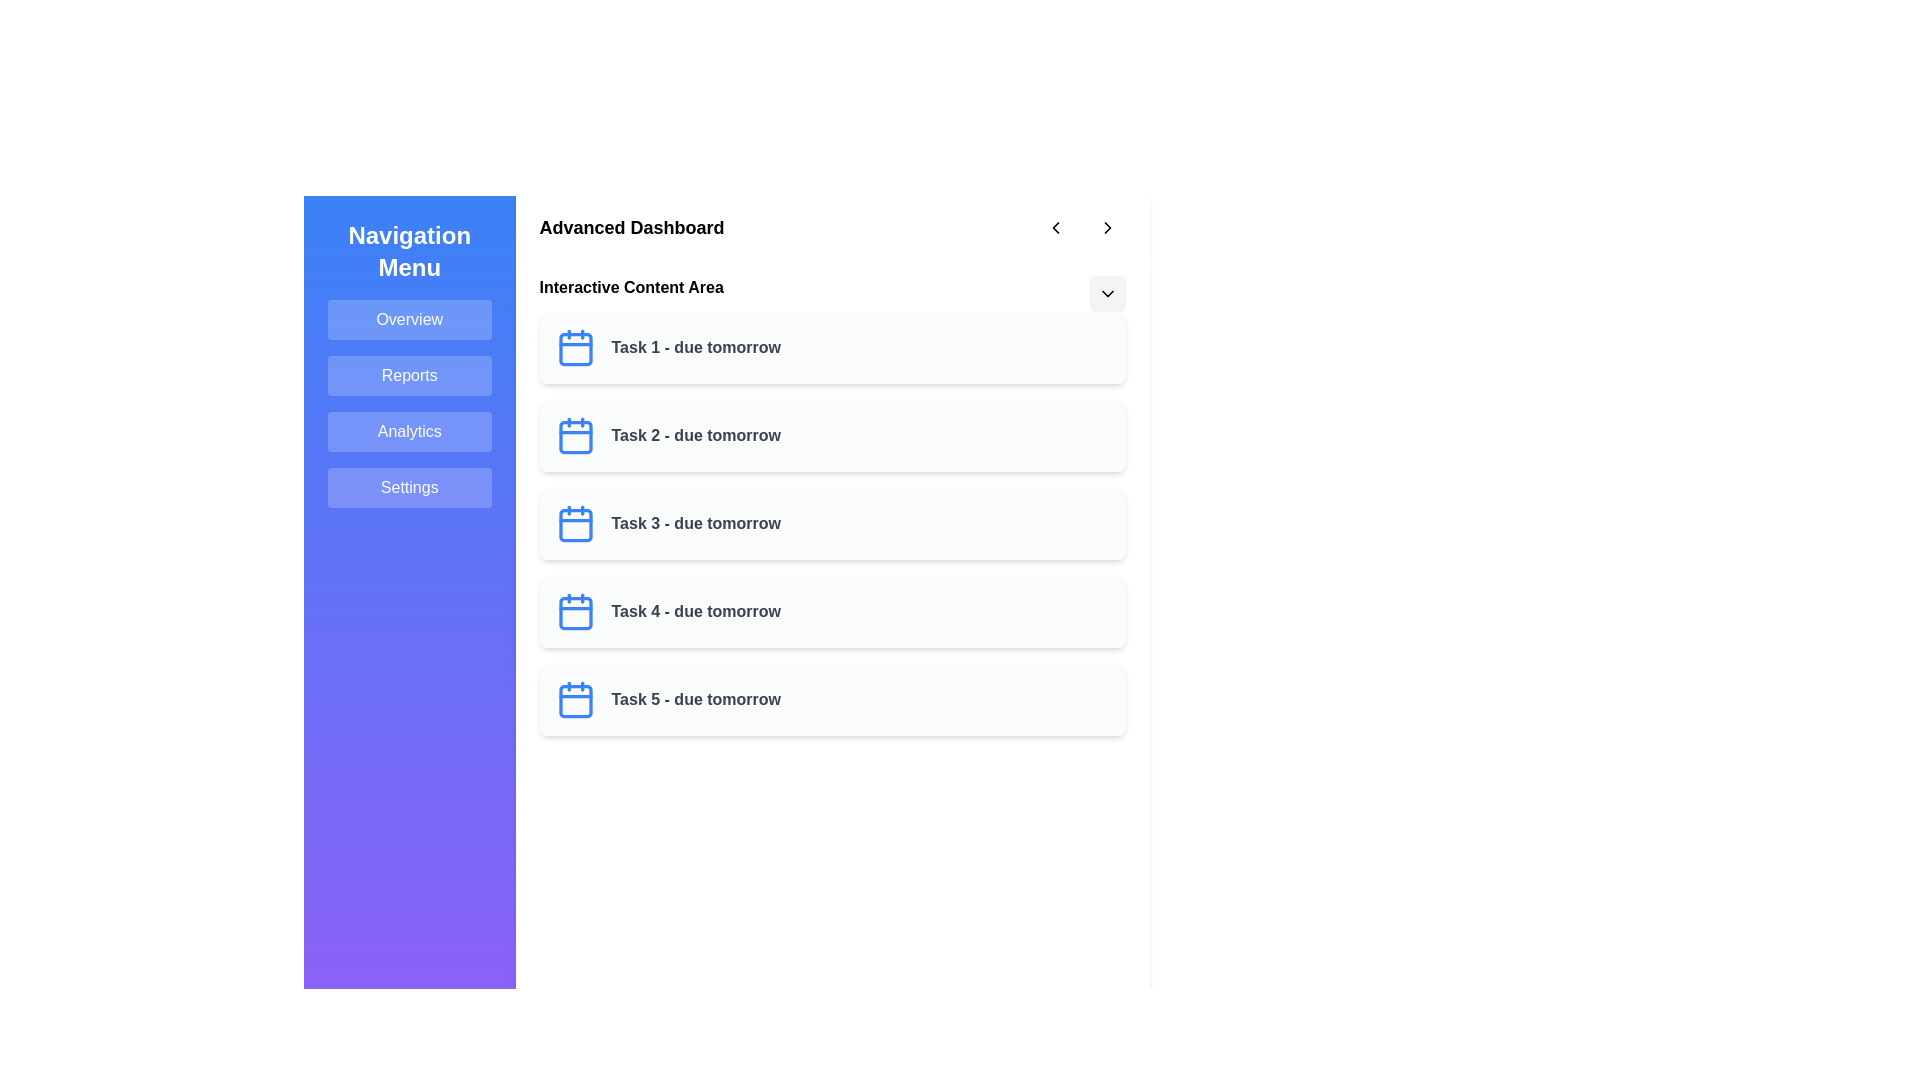 This screenshot has height=1080, width=1920. What do you see at coordinates (1055, 226) in the screenshot?
I see `the Chevron navigation icon within the rounded clickable button located at the top-right of the Advanced Dashboard section to change its appearance` at bounding box center [1055, 226].